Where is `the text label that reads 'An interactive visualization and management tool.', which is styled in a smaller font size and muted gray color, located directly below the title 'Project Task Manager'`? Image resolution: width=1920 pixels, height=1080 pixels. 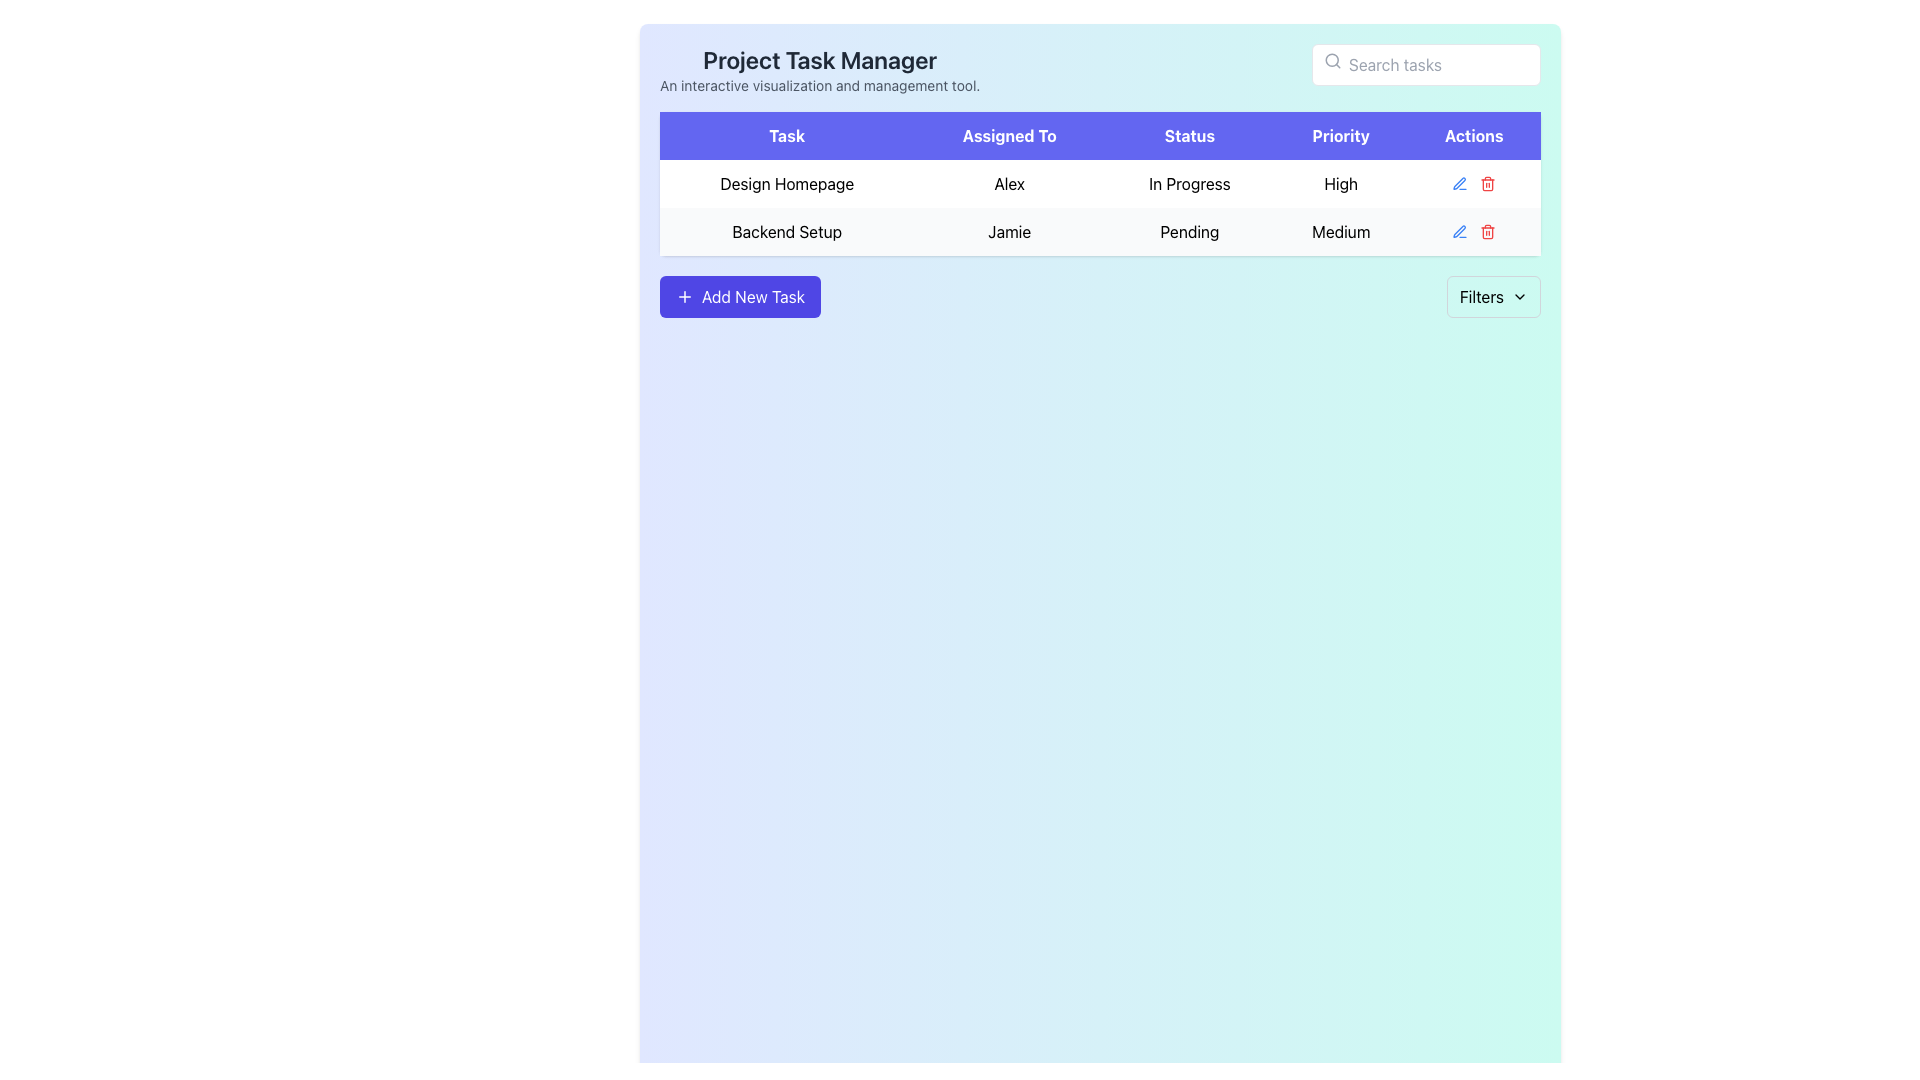 the text label that reads 'An interactive visualization and management tool.', which is styled in a smaller font size and muted gray color, located directly below the title 'Project Task Manager' is located at coordinates (820, 84).